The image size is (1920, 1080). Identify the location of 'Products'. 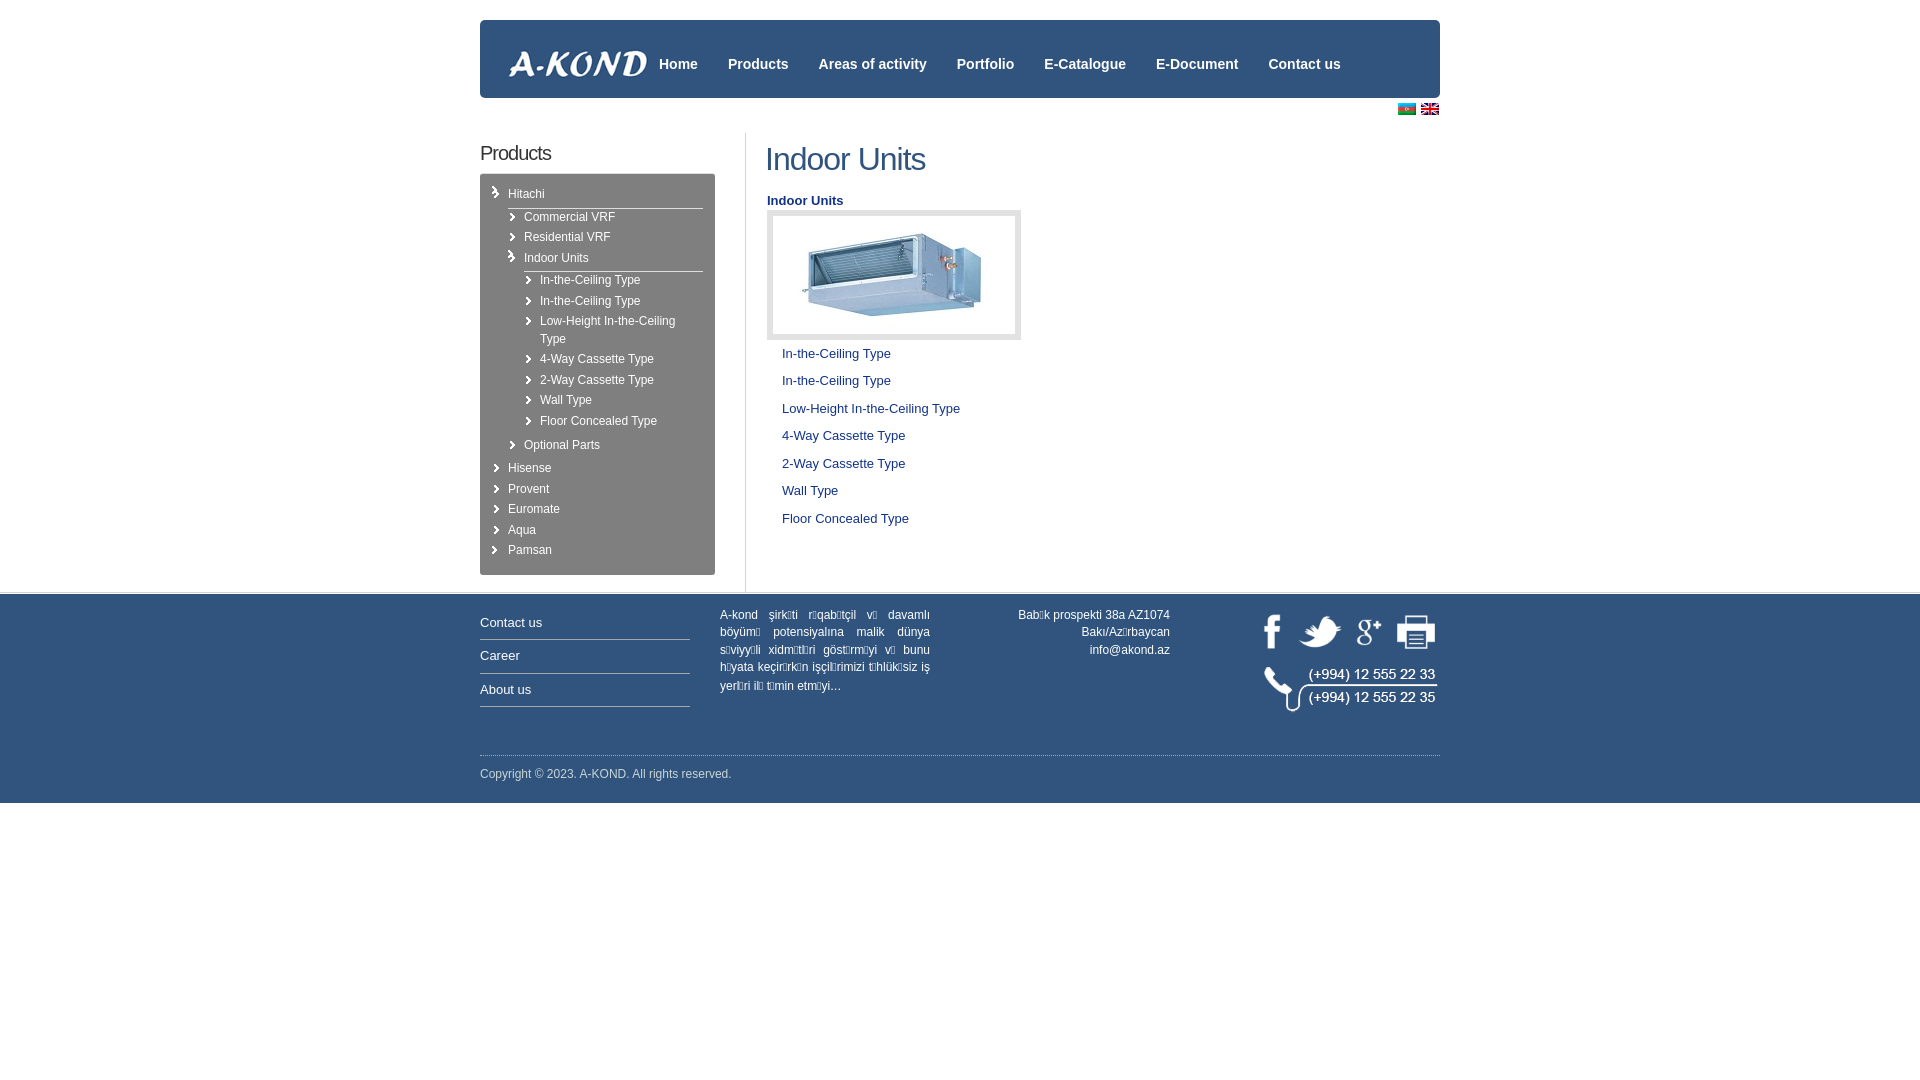
(757, 45).